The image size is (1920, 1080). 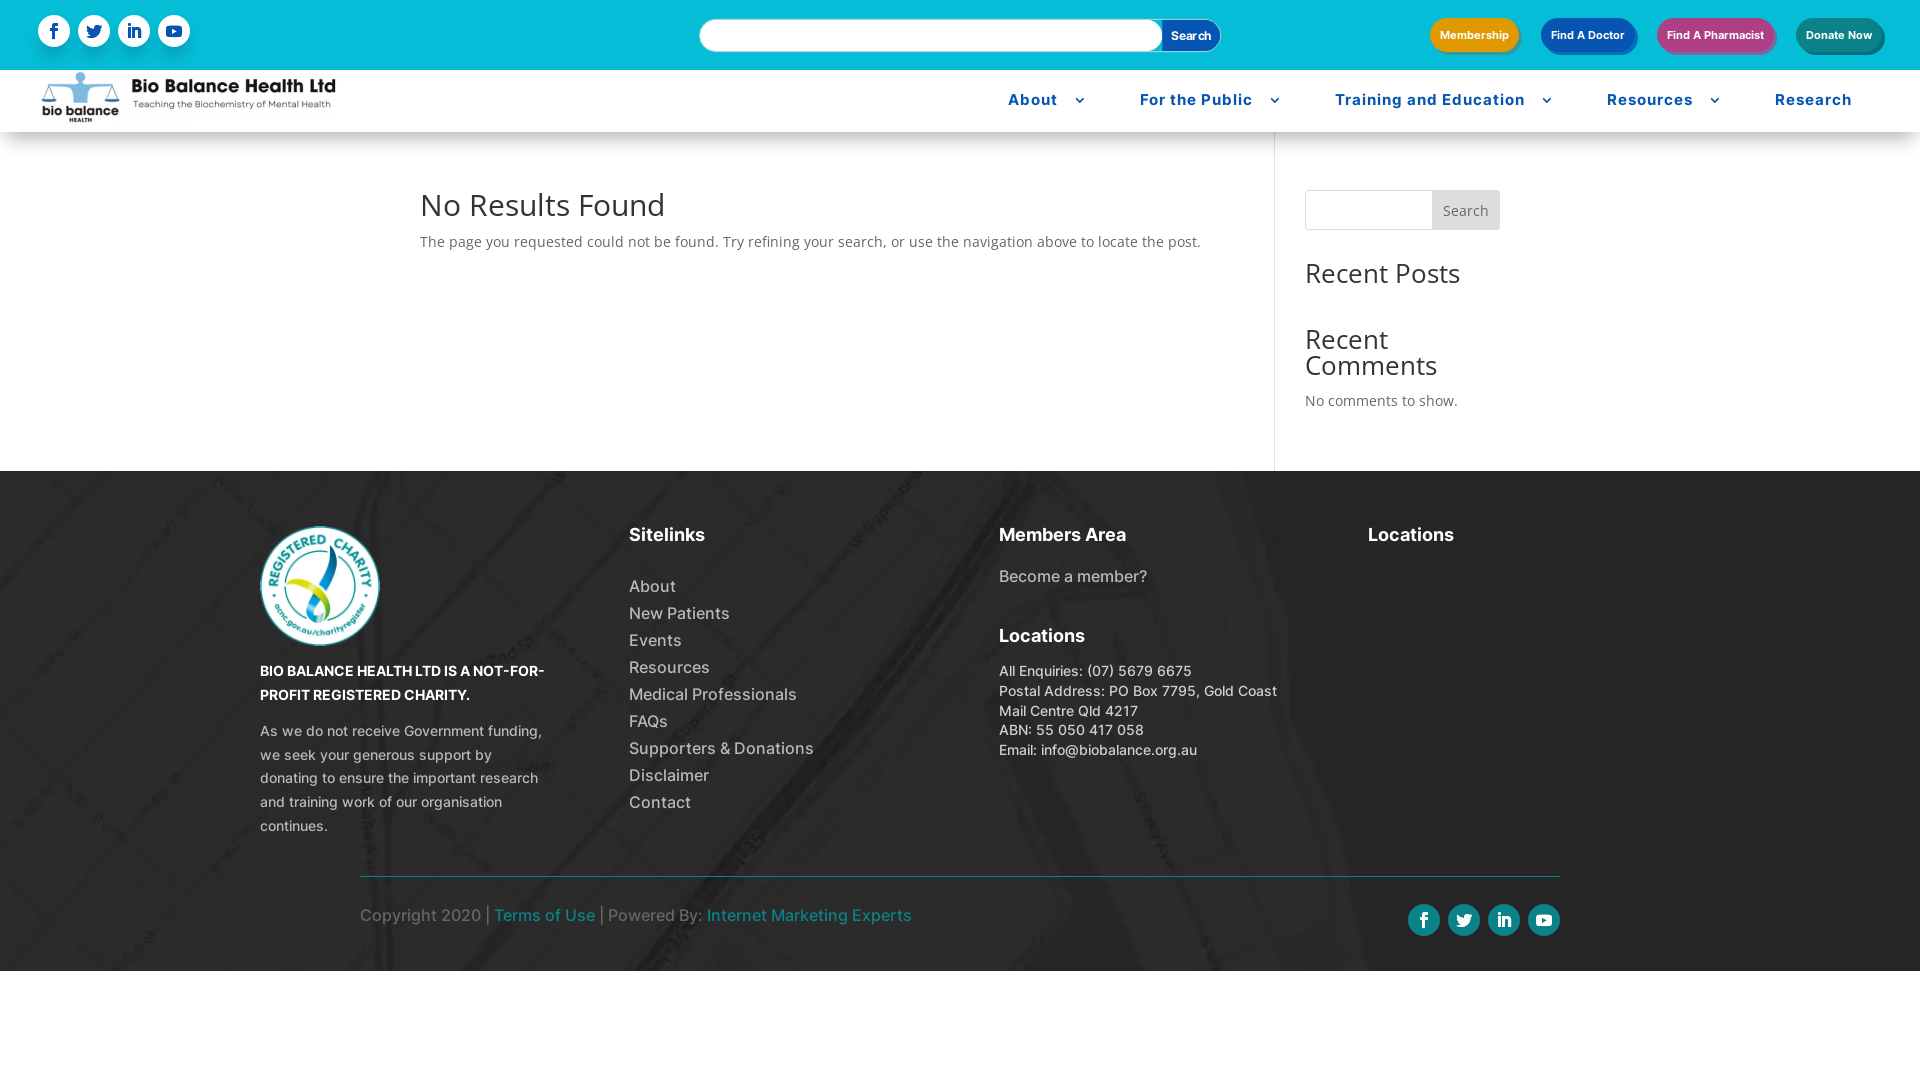 I want to click on 'charity', so click(x=320, y=585).